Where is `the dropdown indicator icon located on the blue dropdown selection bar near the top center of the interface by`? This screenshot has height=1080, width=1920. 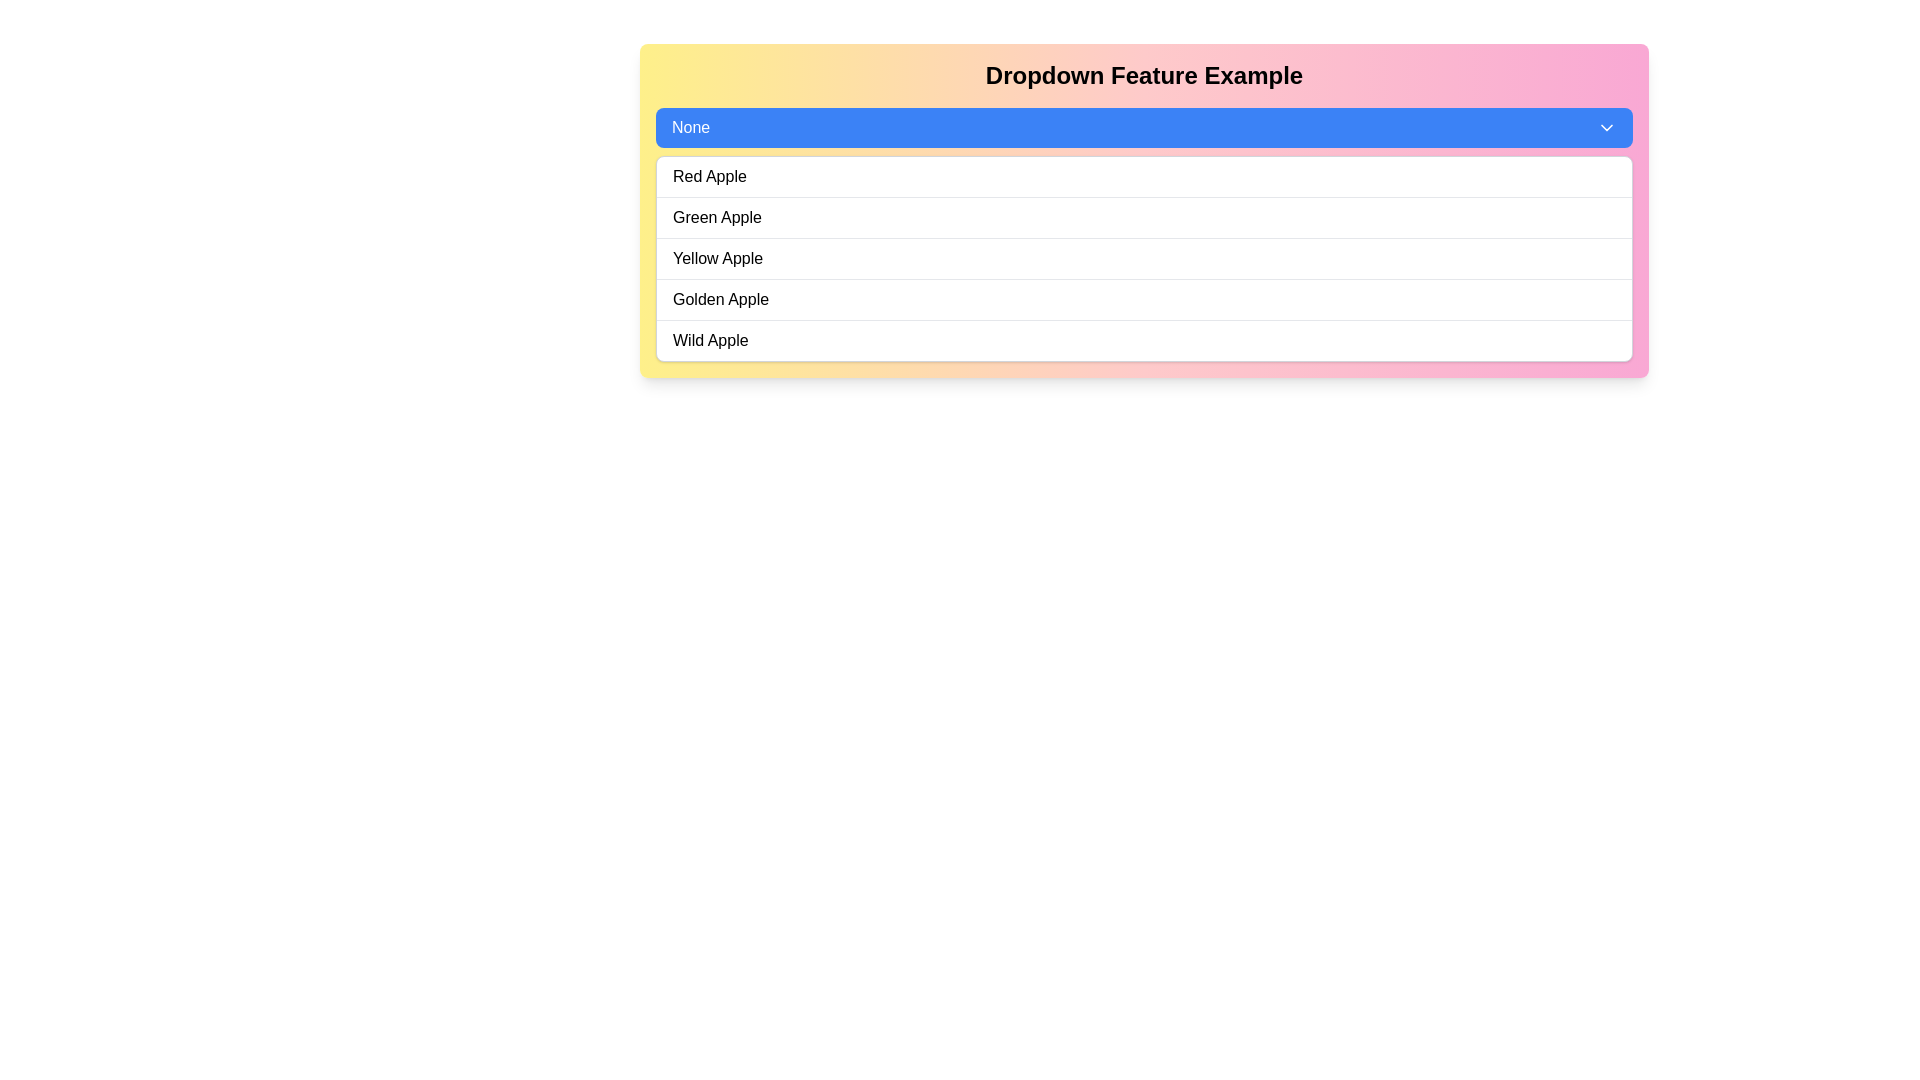
the dropdown indicator icon located on the blue dropdown selection bar near the top center of the interface by is located at coordinates (1607, 127).